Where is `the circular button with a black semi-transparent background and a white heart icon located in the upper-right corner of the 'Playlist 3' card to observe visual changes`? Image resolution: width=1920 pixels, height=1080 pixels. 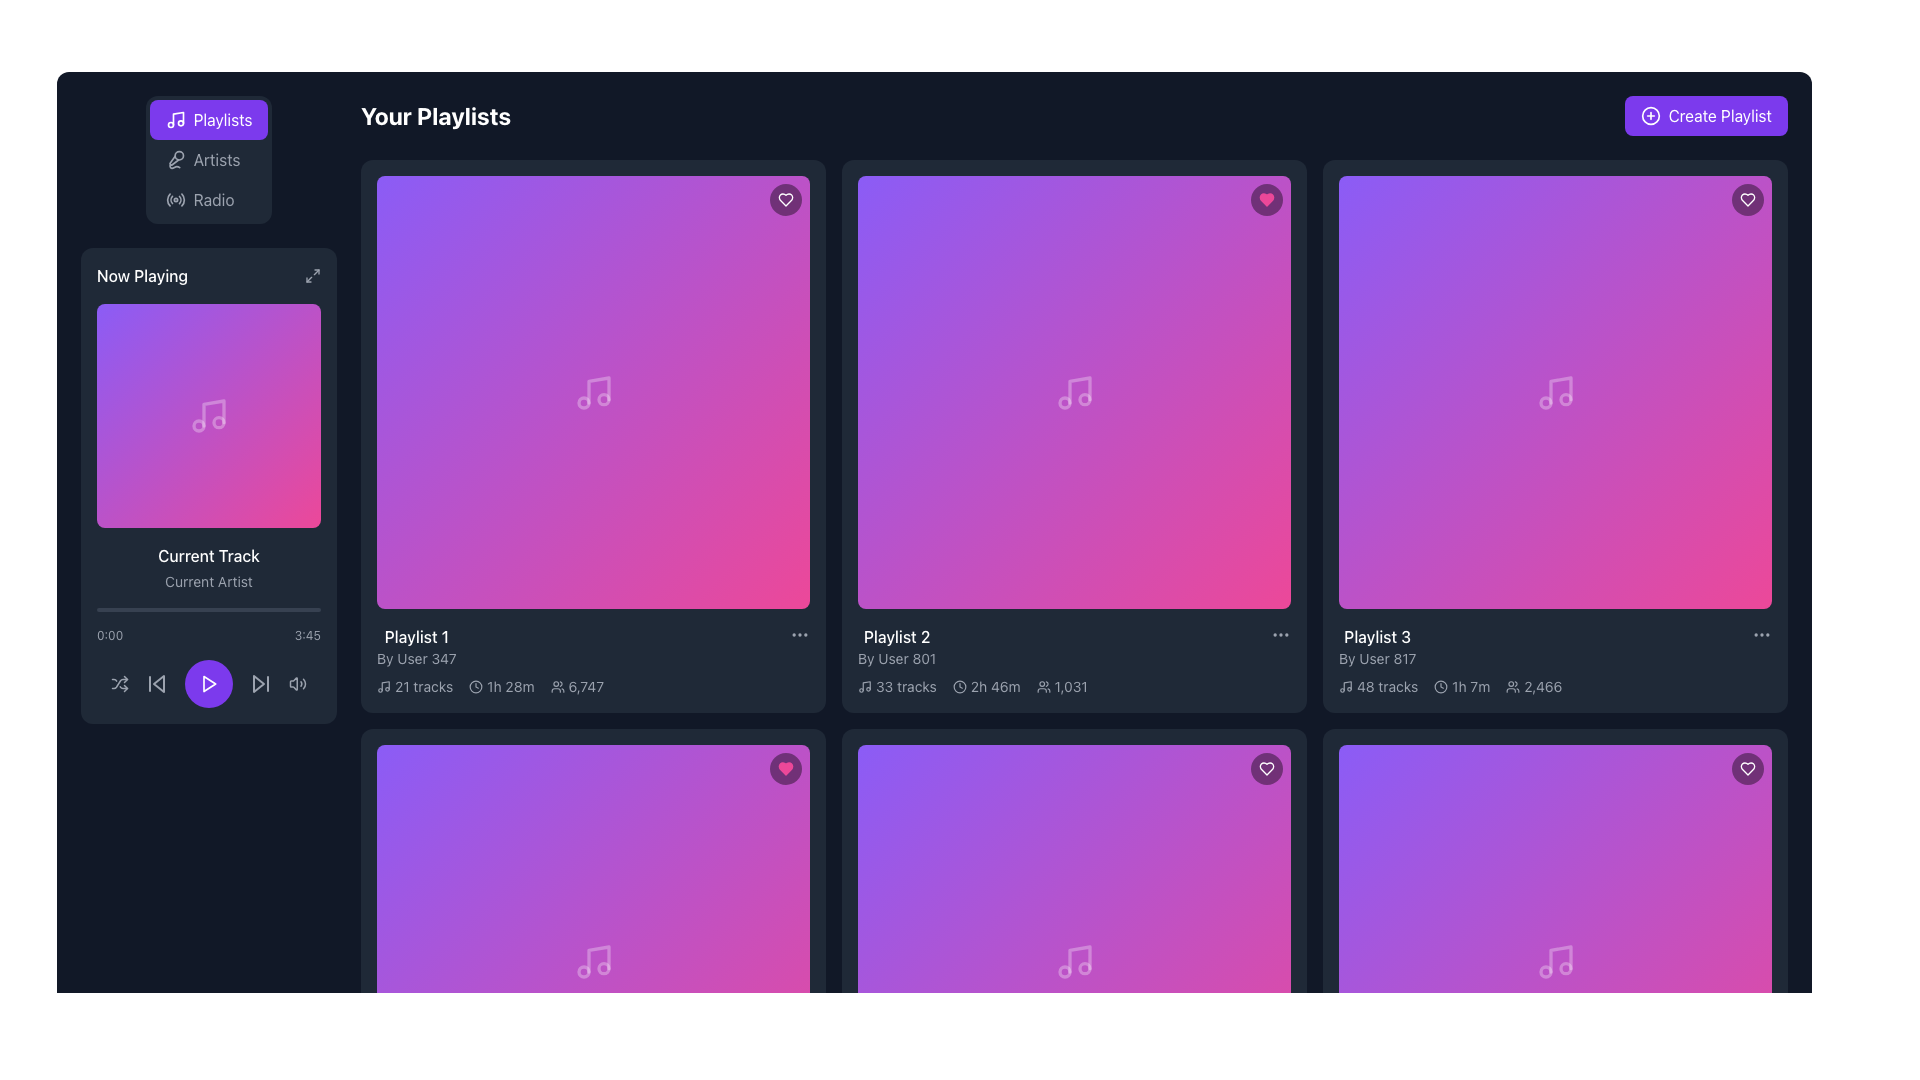 the circular button with a black semi-transparent background and a white heart icon located in the upper-right corner of the 'Playlist 3' card to observe visual changes is located at coordinates (1746, 200).